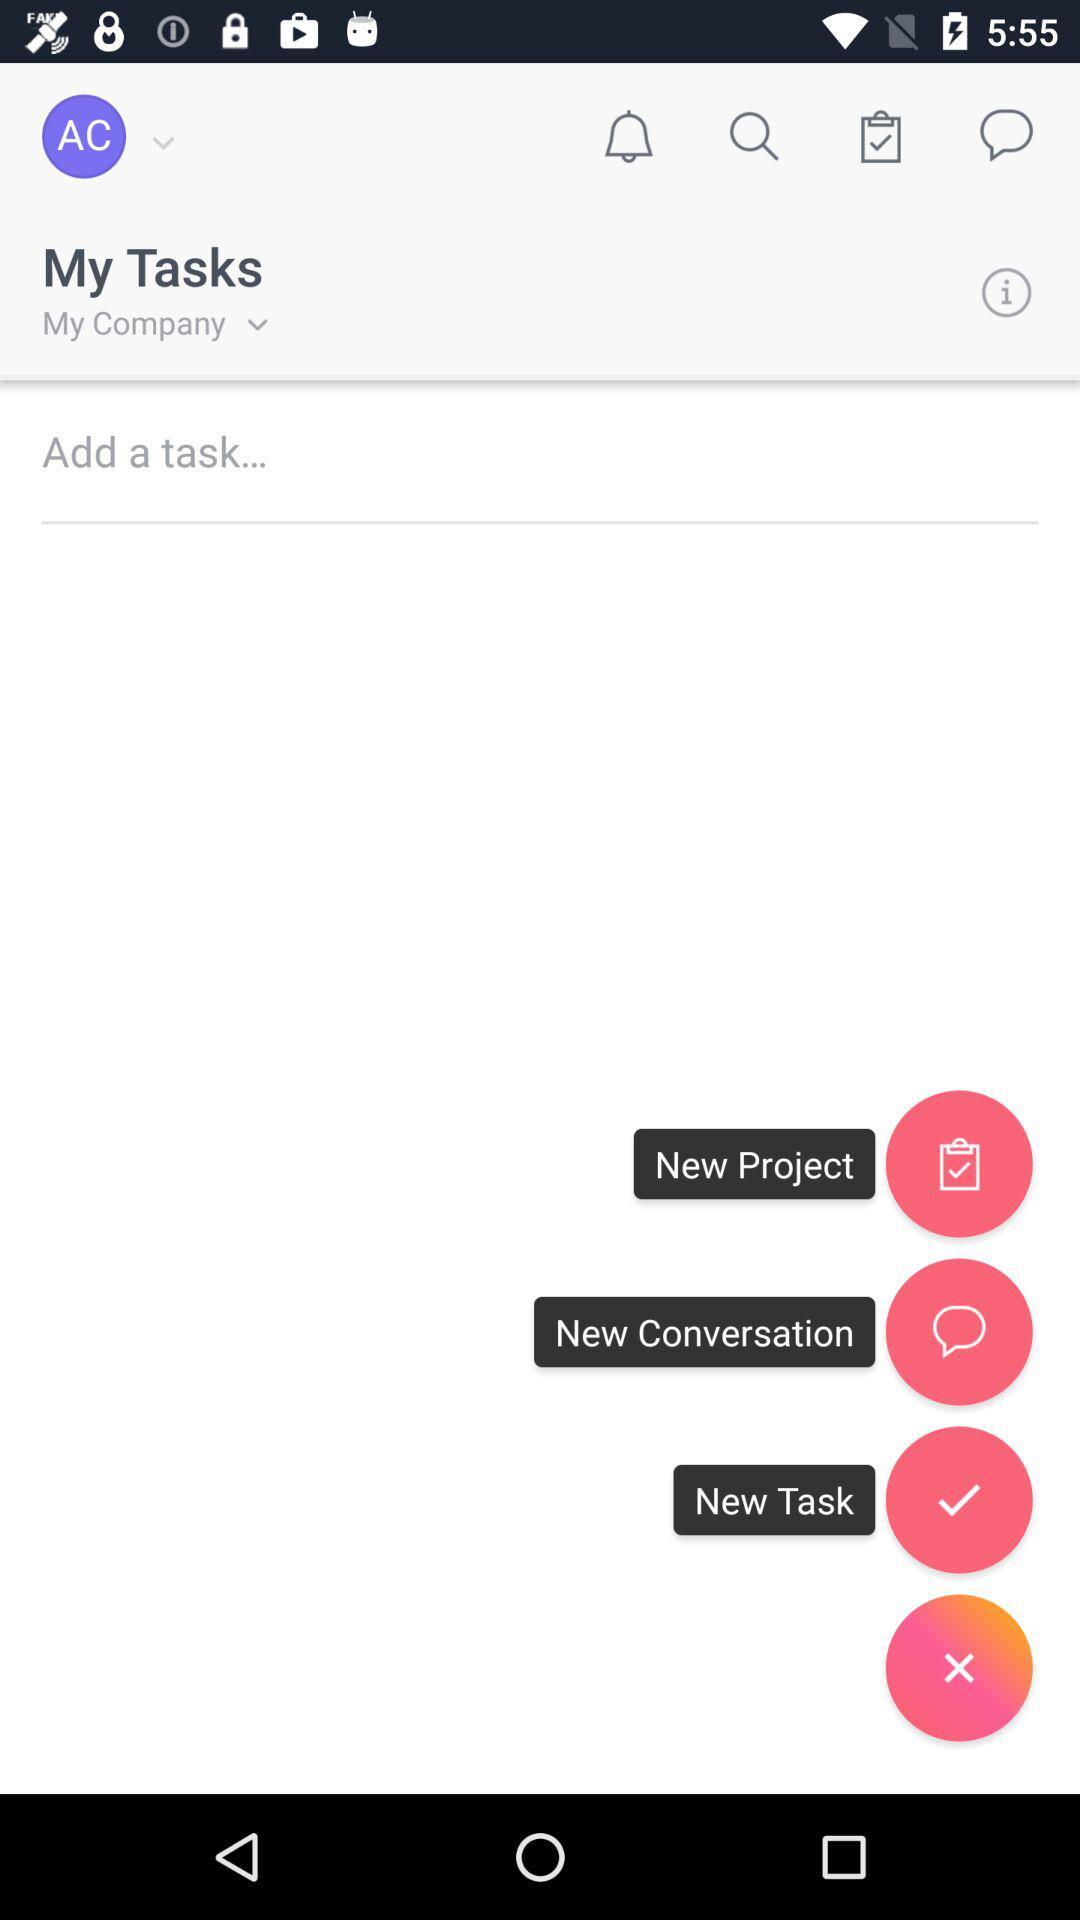 The width and height of the screenshot is (1080, 1920). What do you see at coordinates (958, 1667) in the screenshot?
I see `the close icon` at bounding box center [958, 1667].